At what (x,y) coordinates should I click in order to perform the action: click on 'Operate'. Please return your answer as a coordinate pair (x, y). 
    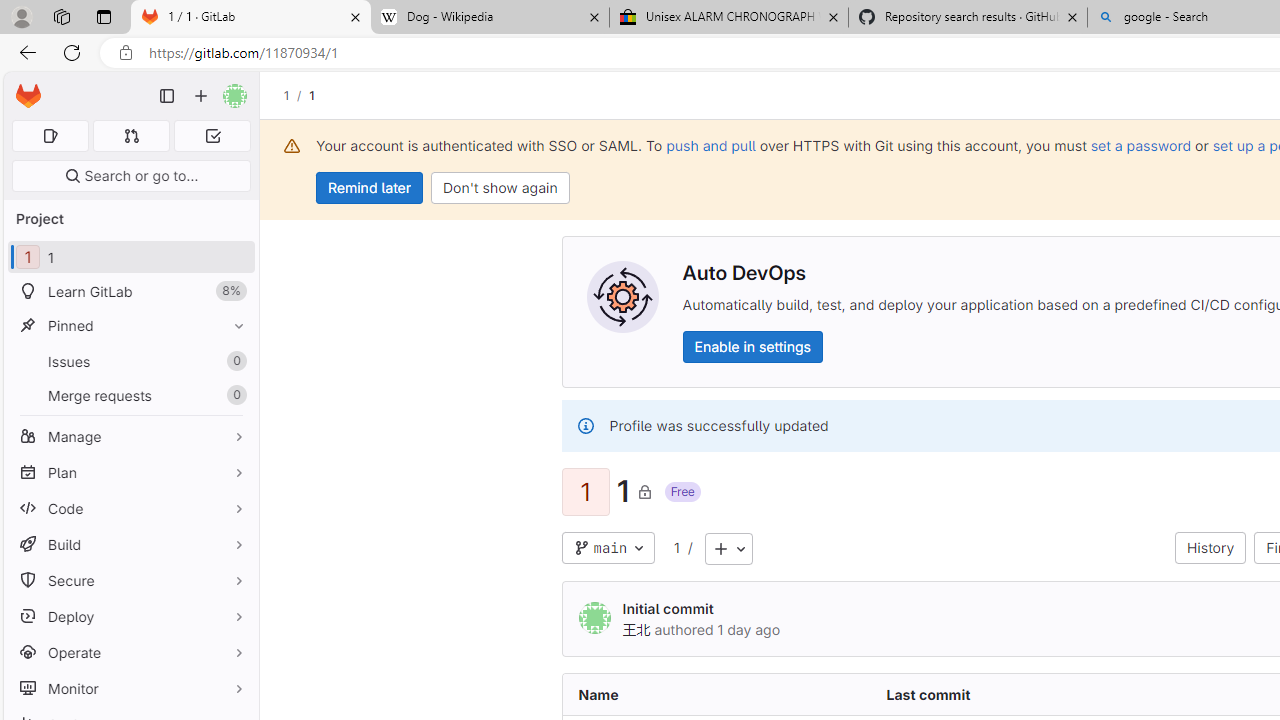
    Looking at the image, I should click on (130, 652).